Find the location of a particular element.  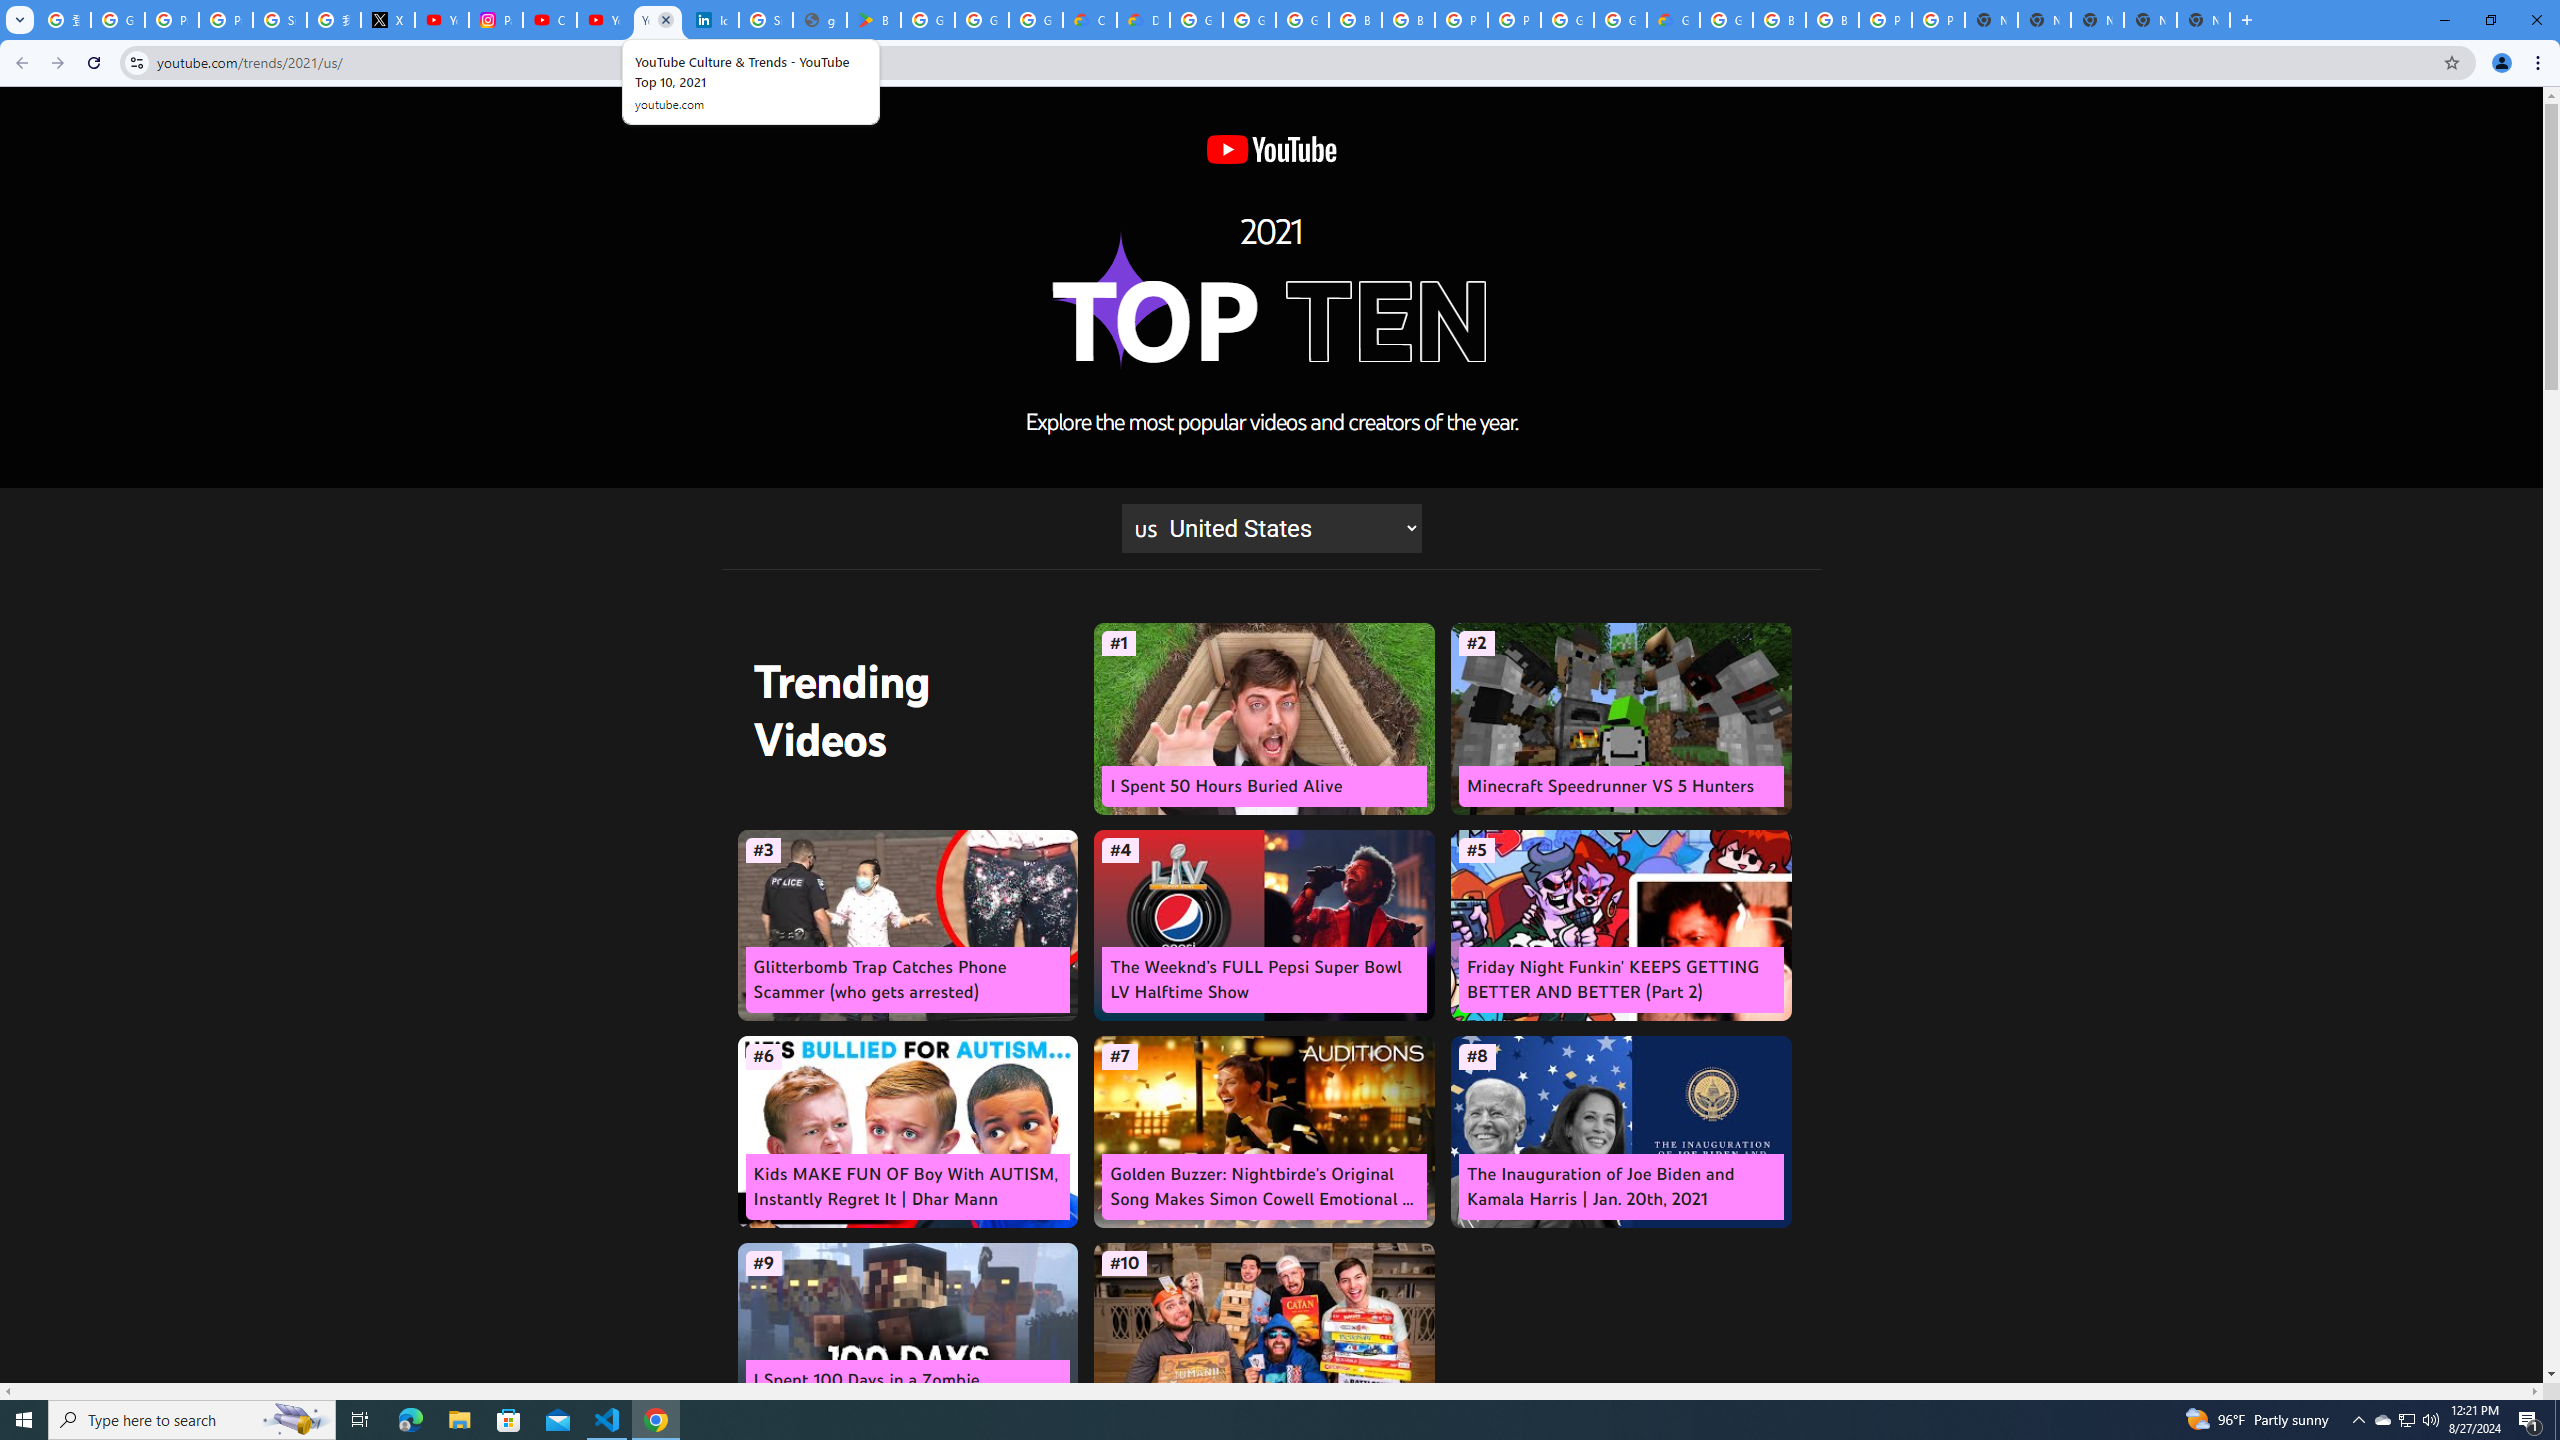

'Customer Care | Google Cloud' is located at coordinates (1089, 19).